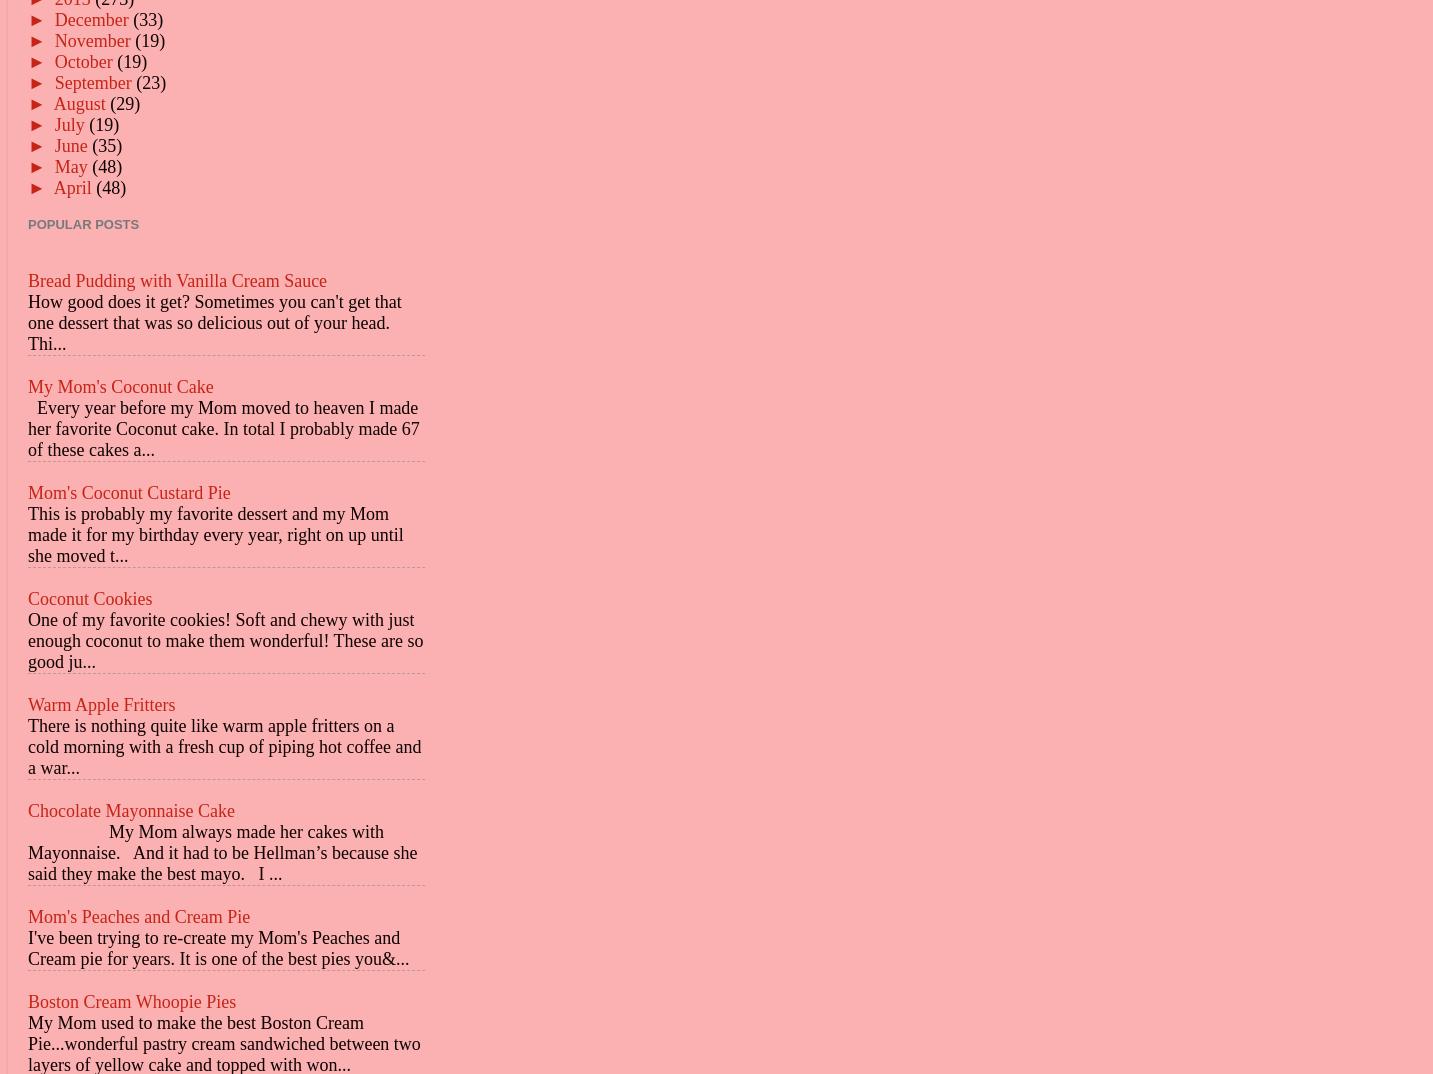  What do you see at coordinates (177, 279) in the screenshot?
I see `'Bread Pudding with Vanilla Cream Sauce'` at bounding box center [177, 279].